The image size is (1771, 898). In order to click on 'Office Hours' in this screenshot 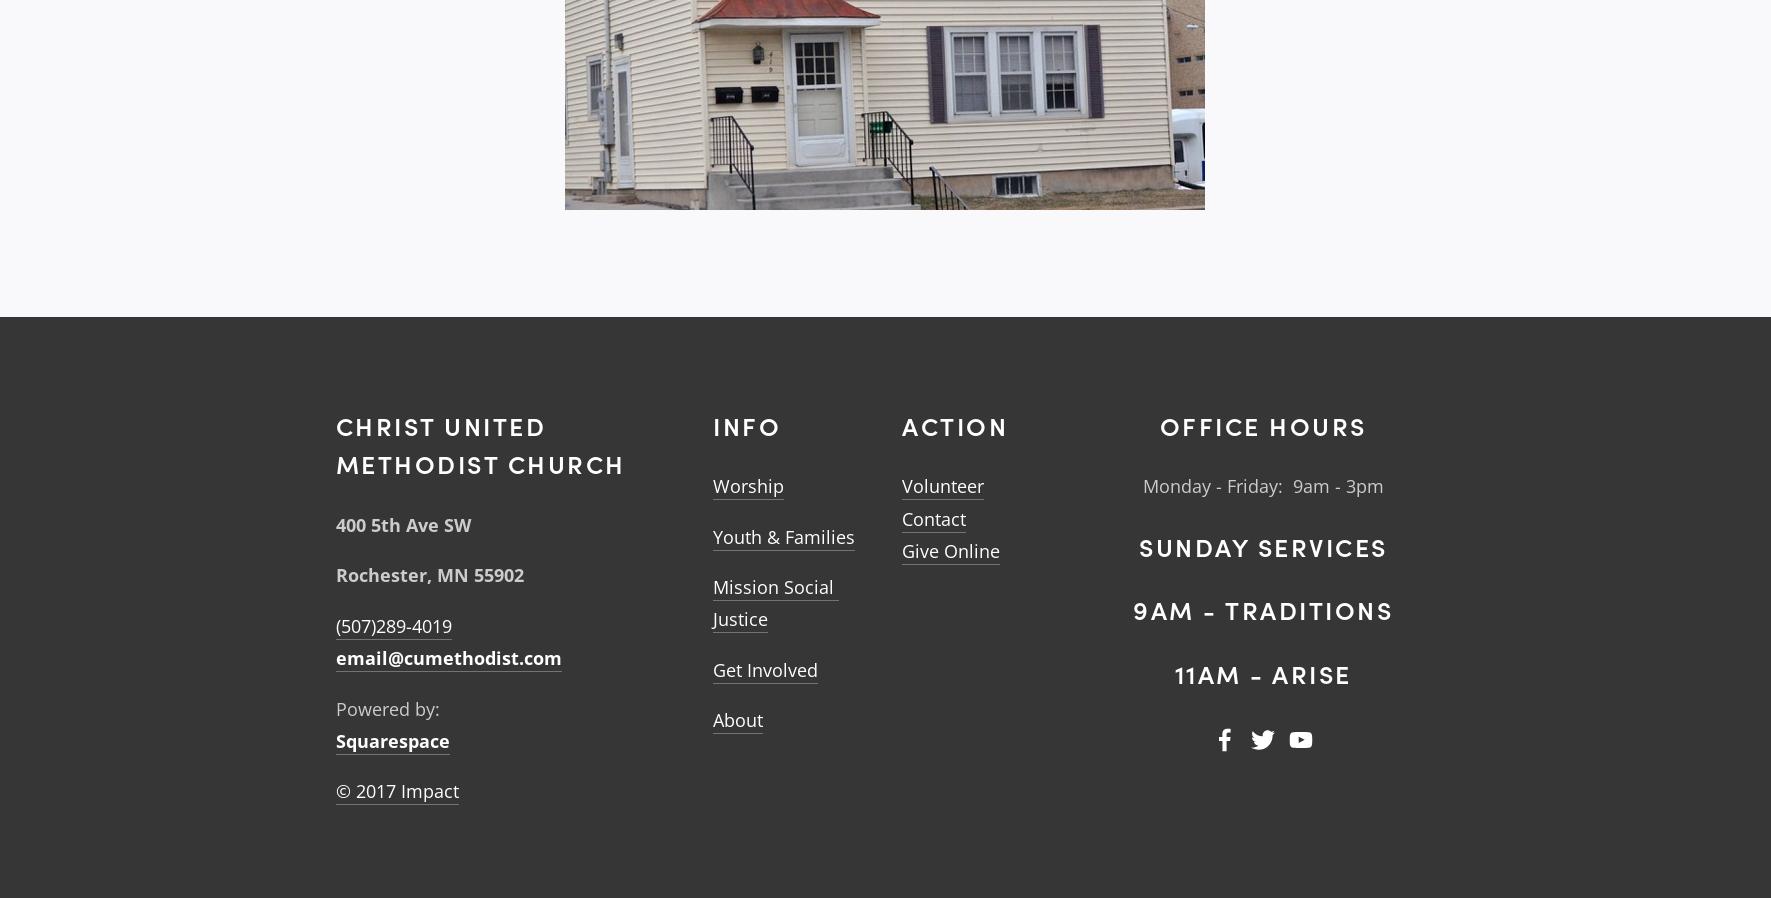, I will do `click(1158, 424)`.